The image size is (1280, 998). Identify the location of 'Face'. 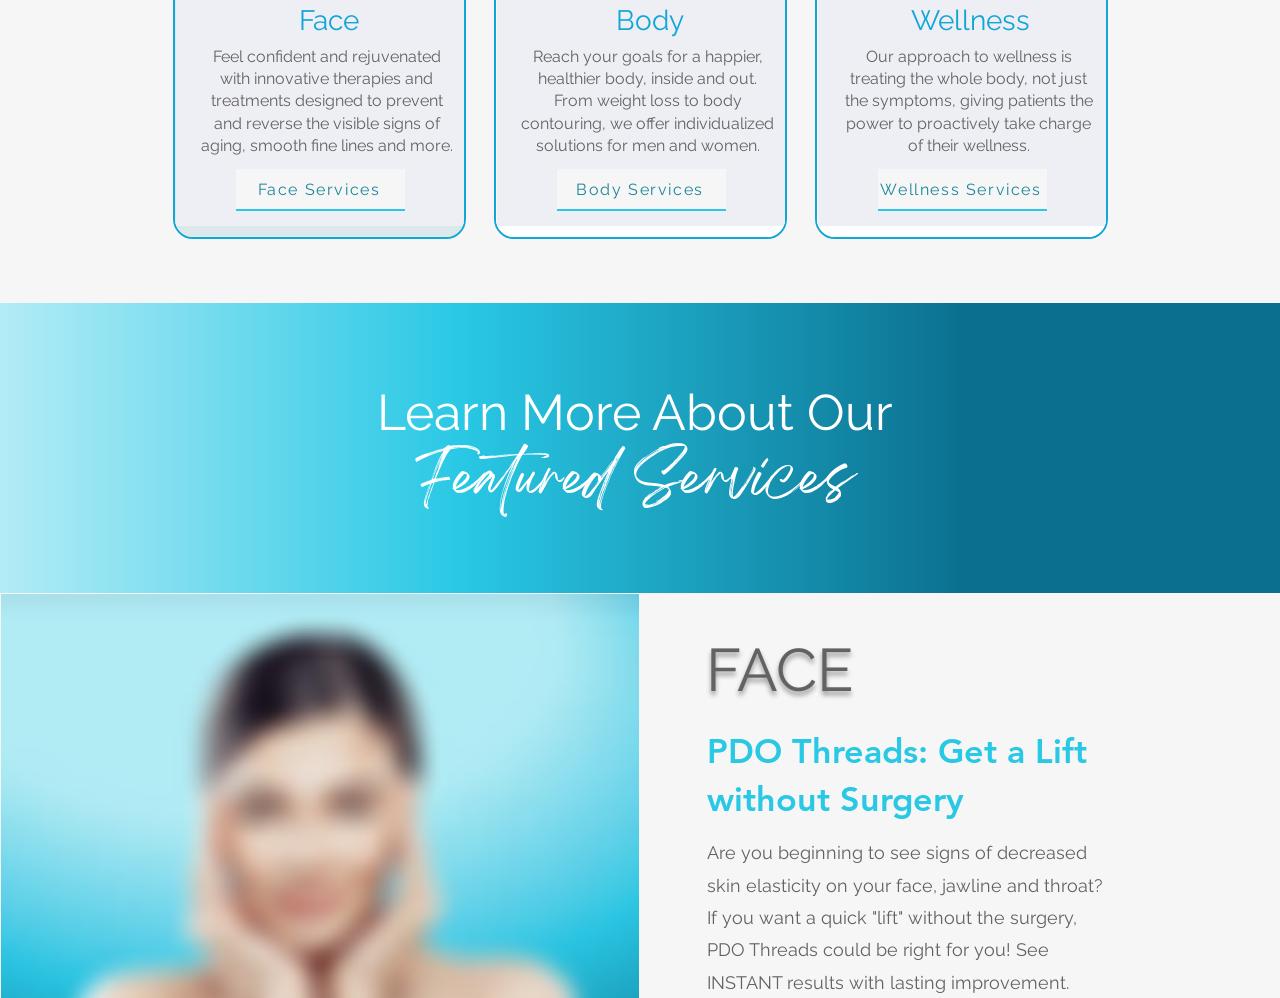
(327, 19).